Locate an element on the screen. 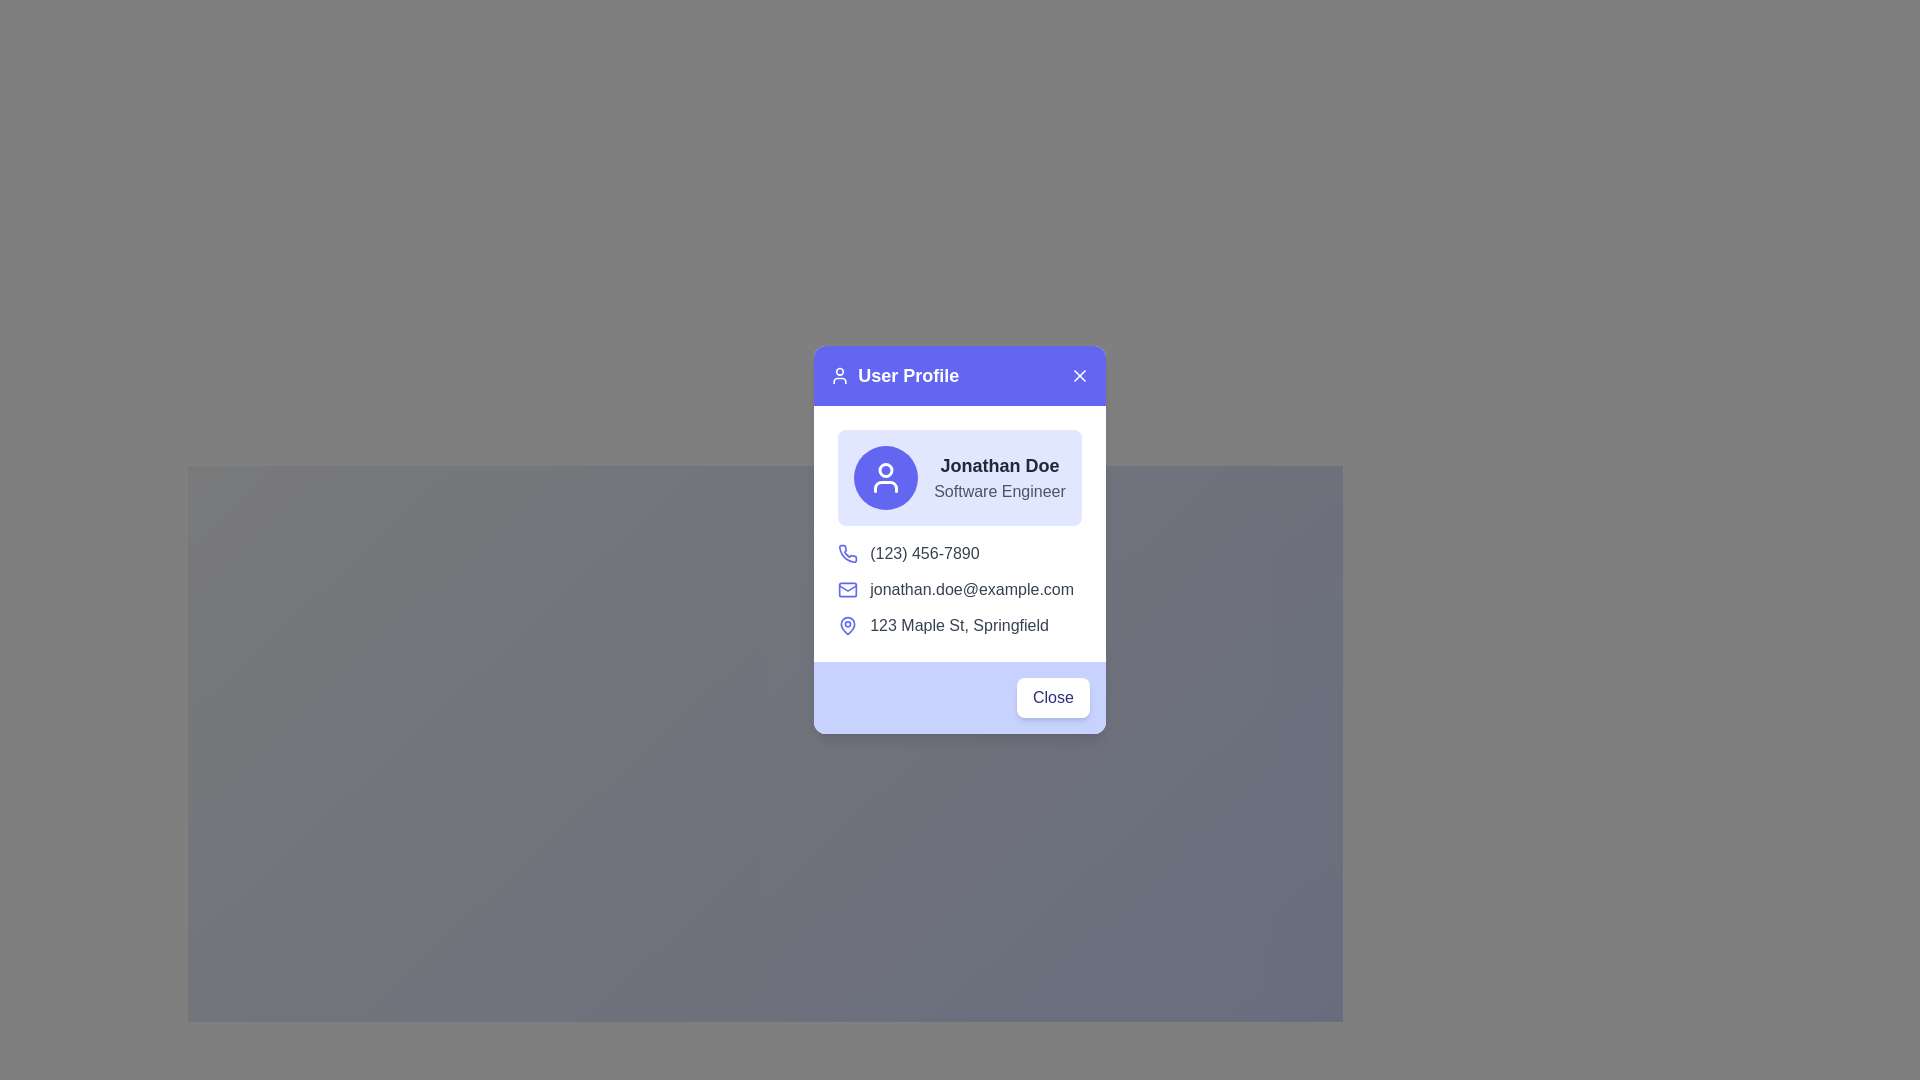  the close button located at the bottom-right corner of the dialog box with a light indigo background is located at coordinates (1052, 697).